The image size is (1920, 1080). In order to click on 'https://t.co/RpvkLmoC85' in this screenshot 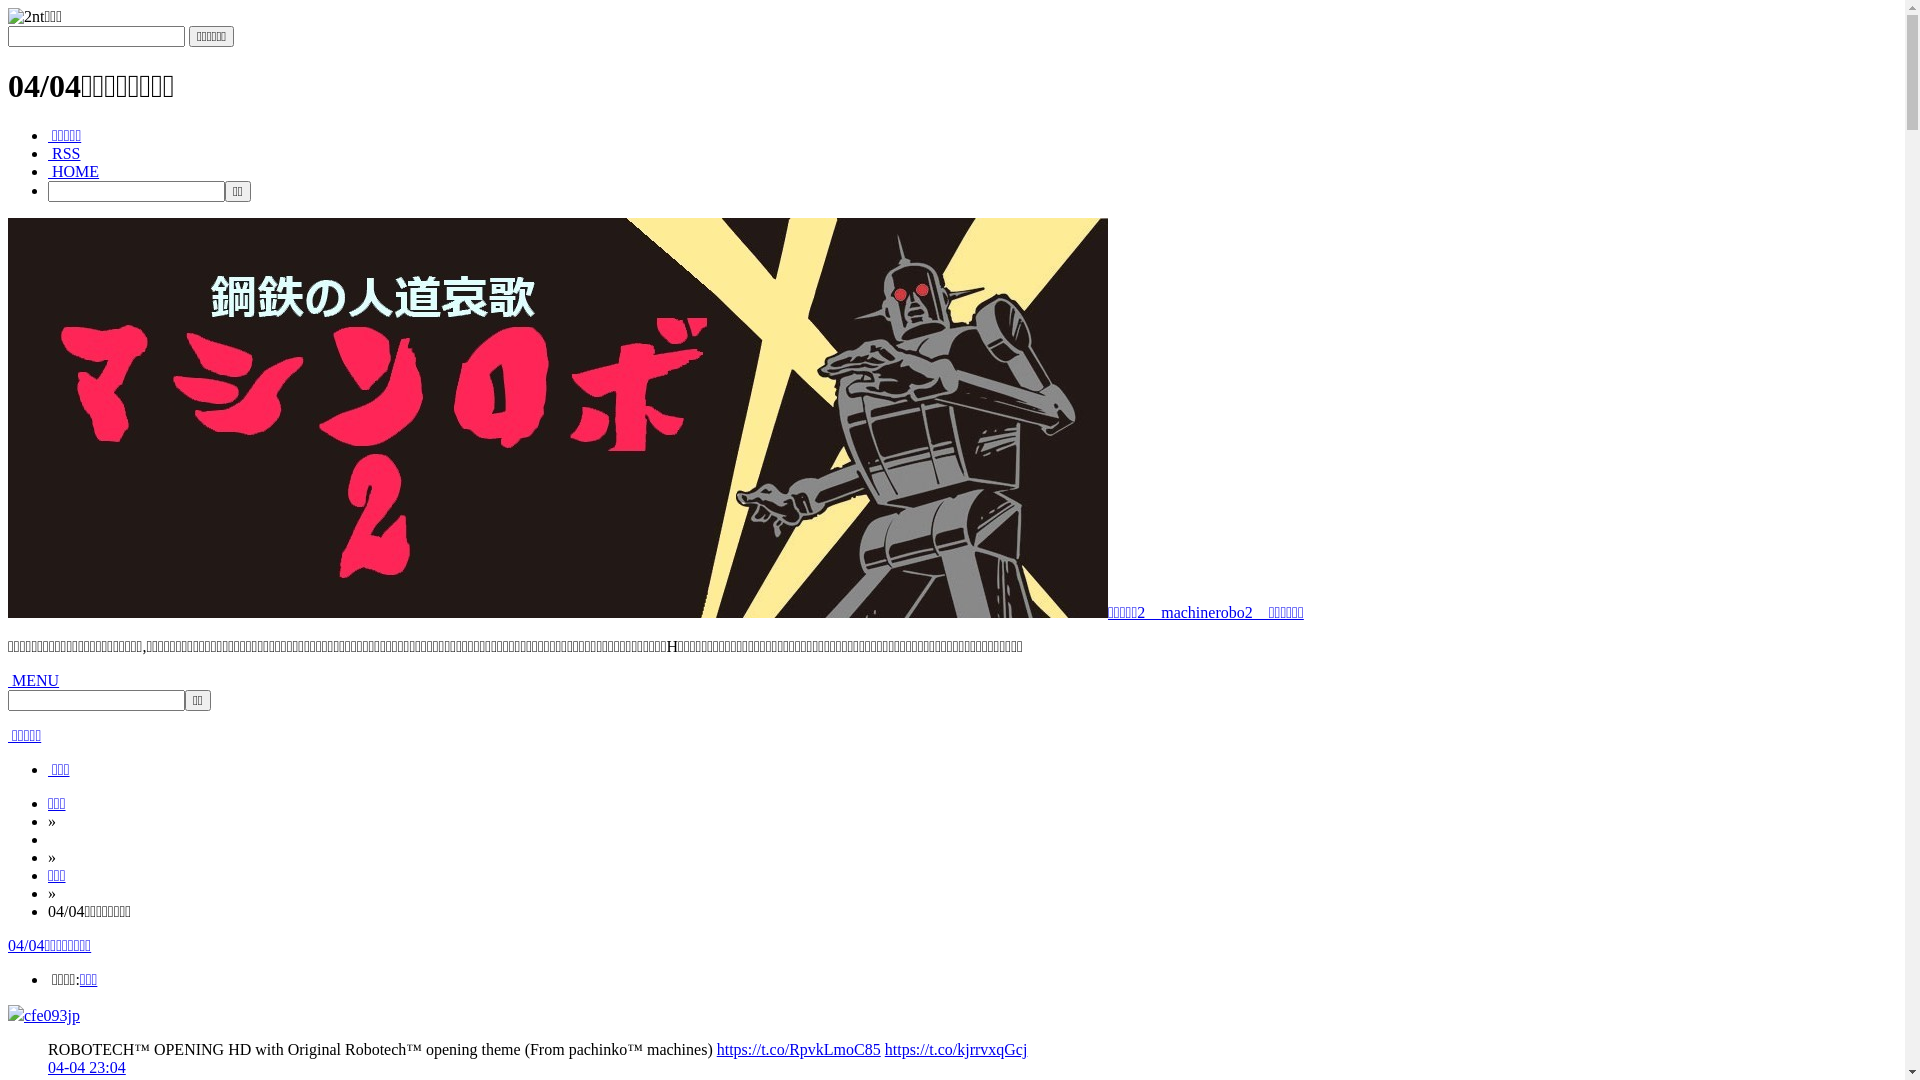, I will do `click(716, 1048)`.